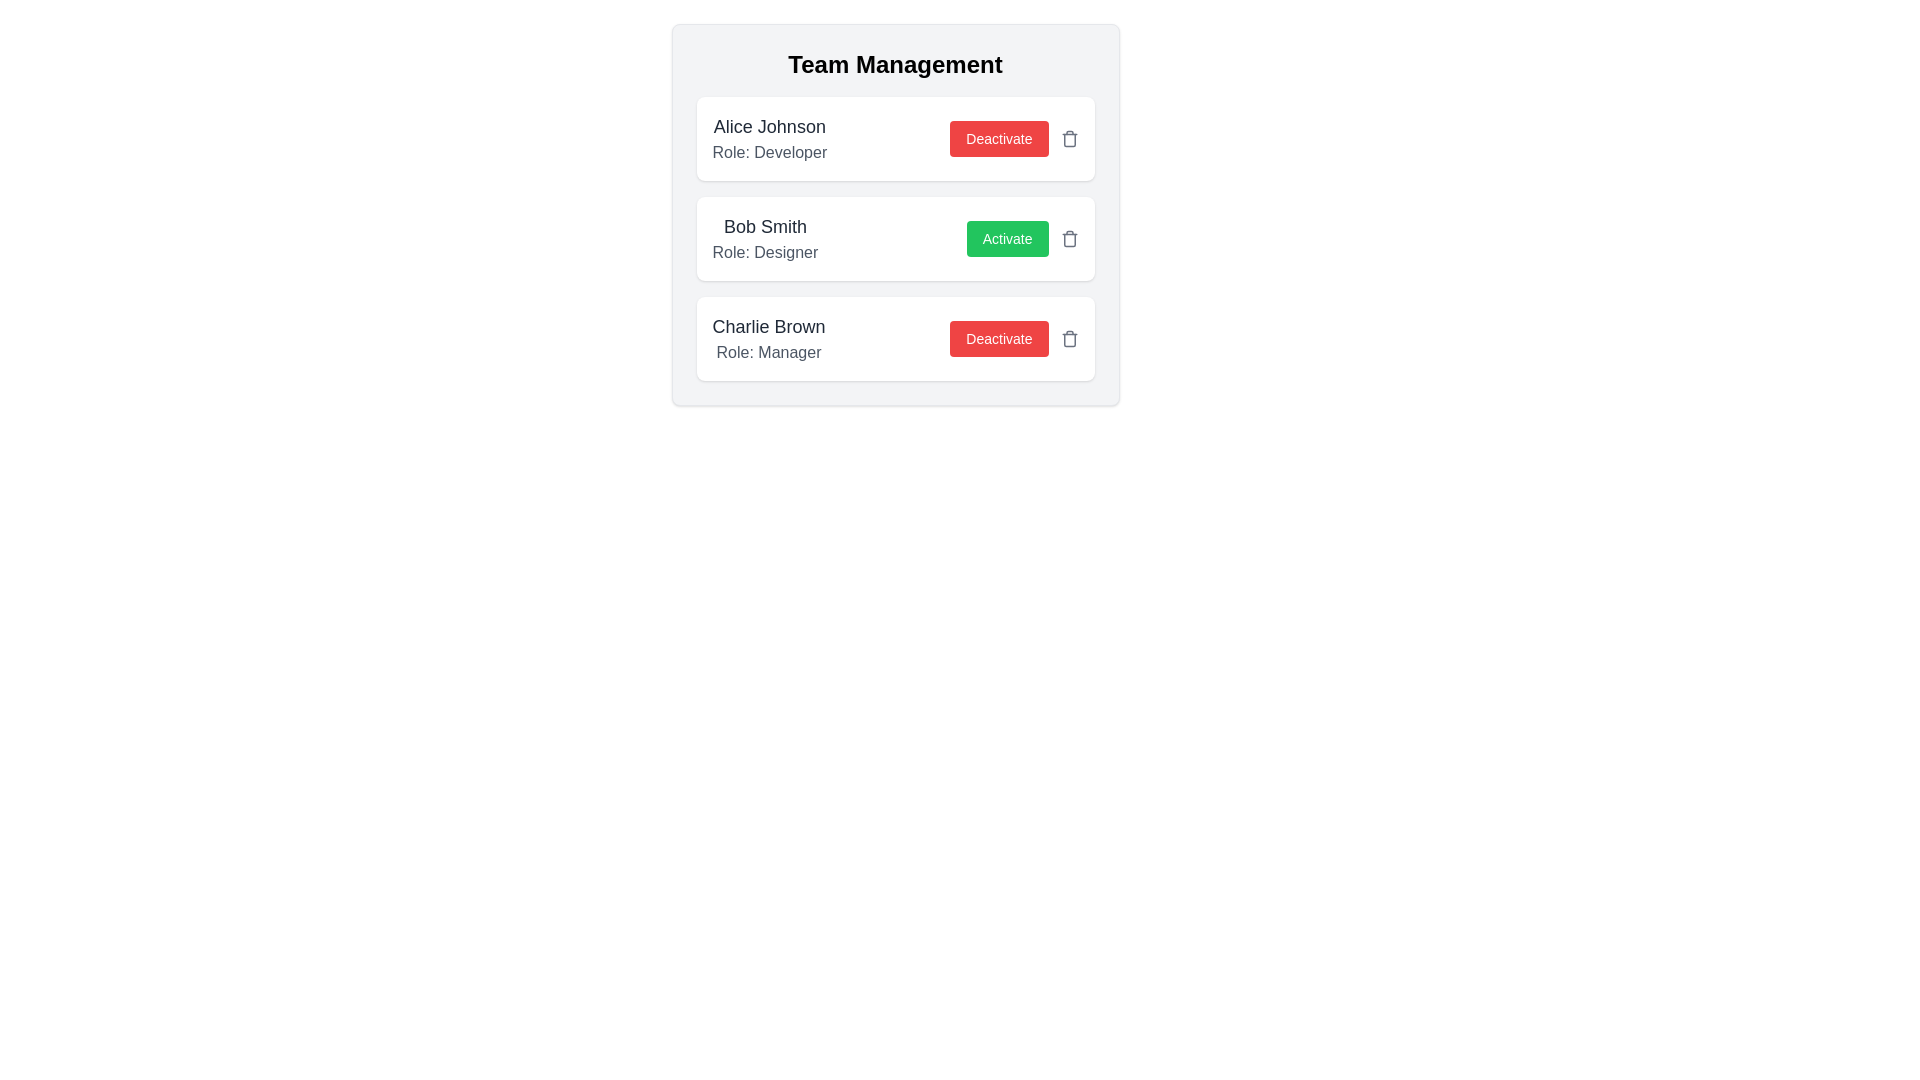  Describe the element at coordinates (1068, 238) in the screenshot. I see `trash icon button to remove the team member Bob Smith` at that location.